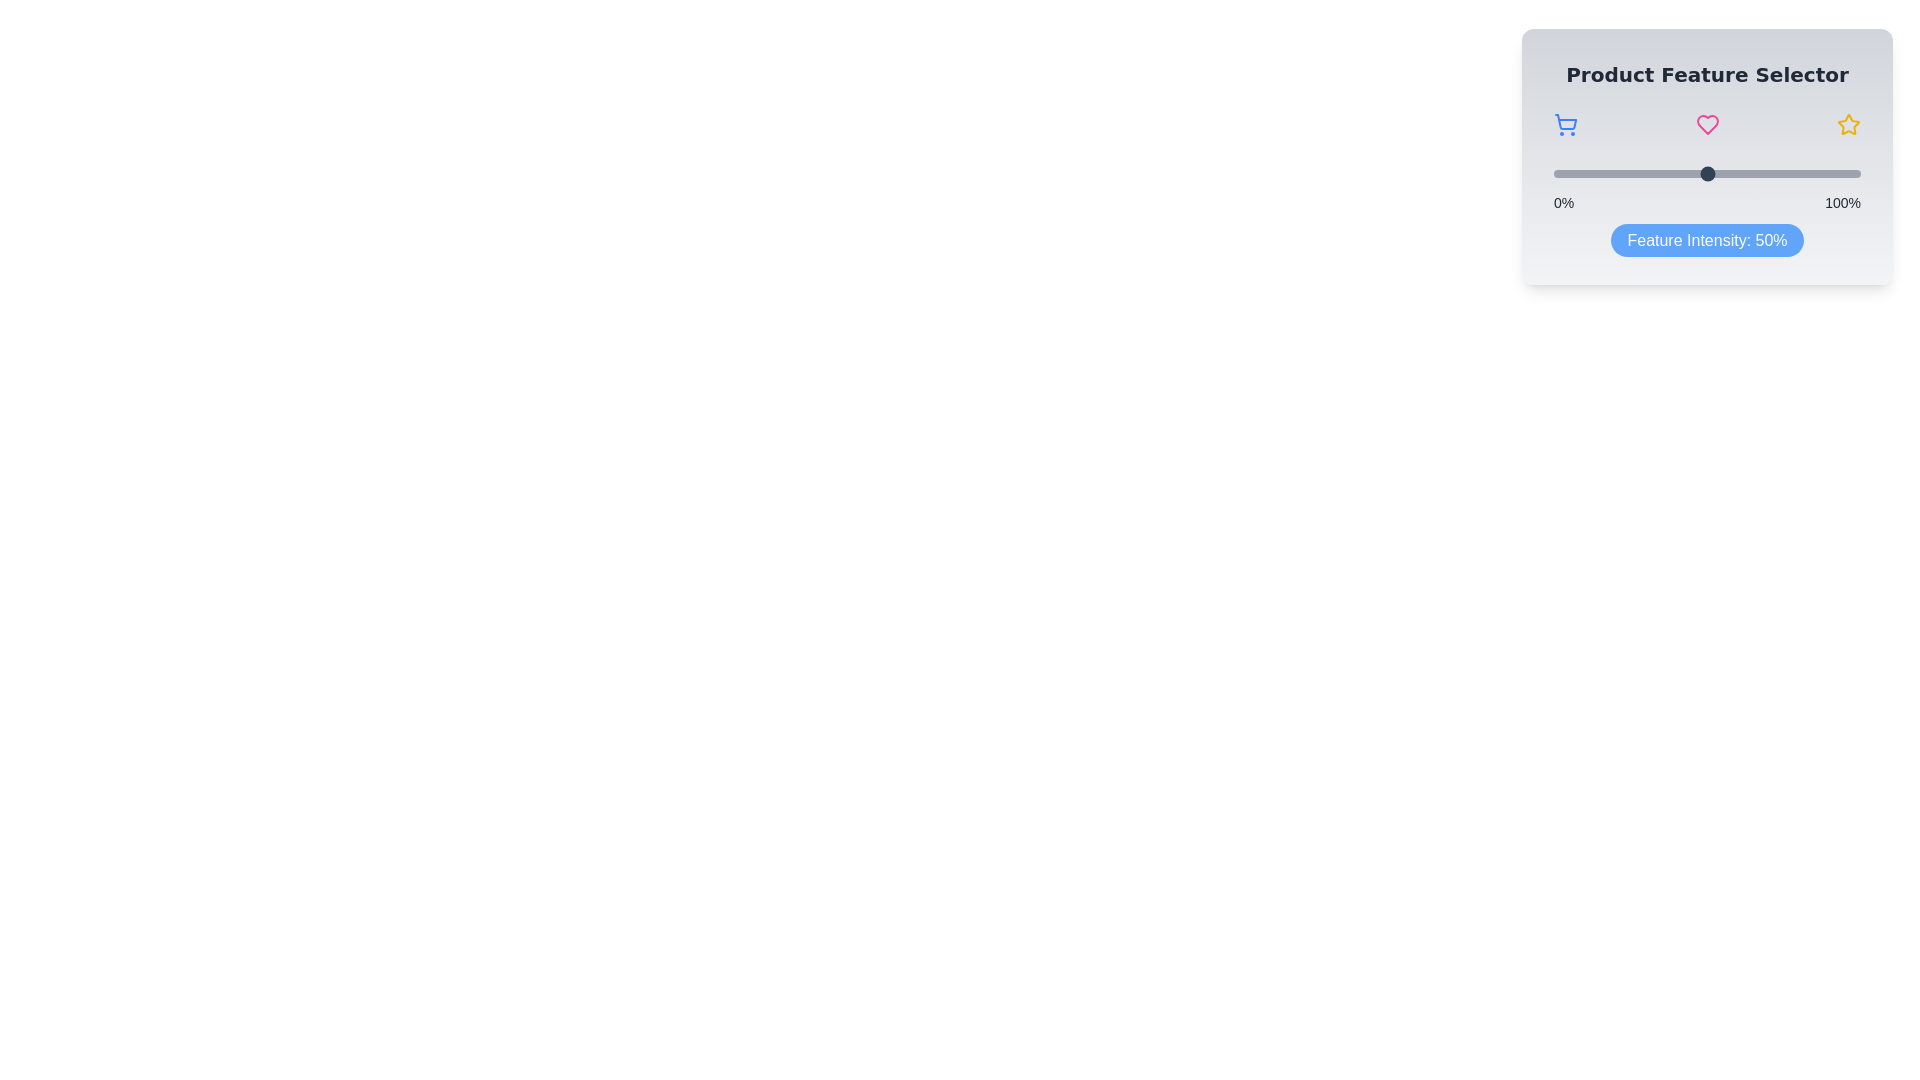 The width and height of the screenshot is (1920, 1080). Describe the element at coordinates (1583, 172) in the screenshot. I see `the slider to set the feature intensity to 10%` at that location.